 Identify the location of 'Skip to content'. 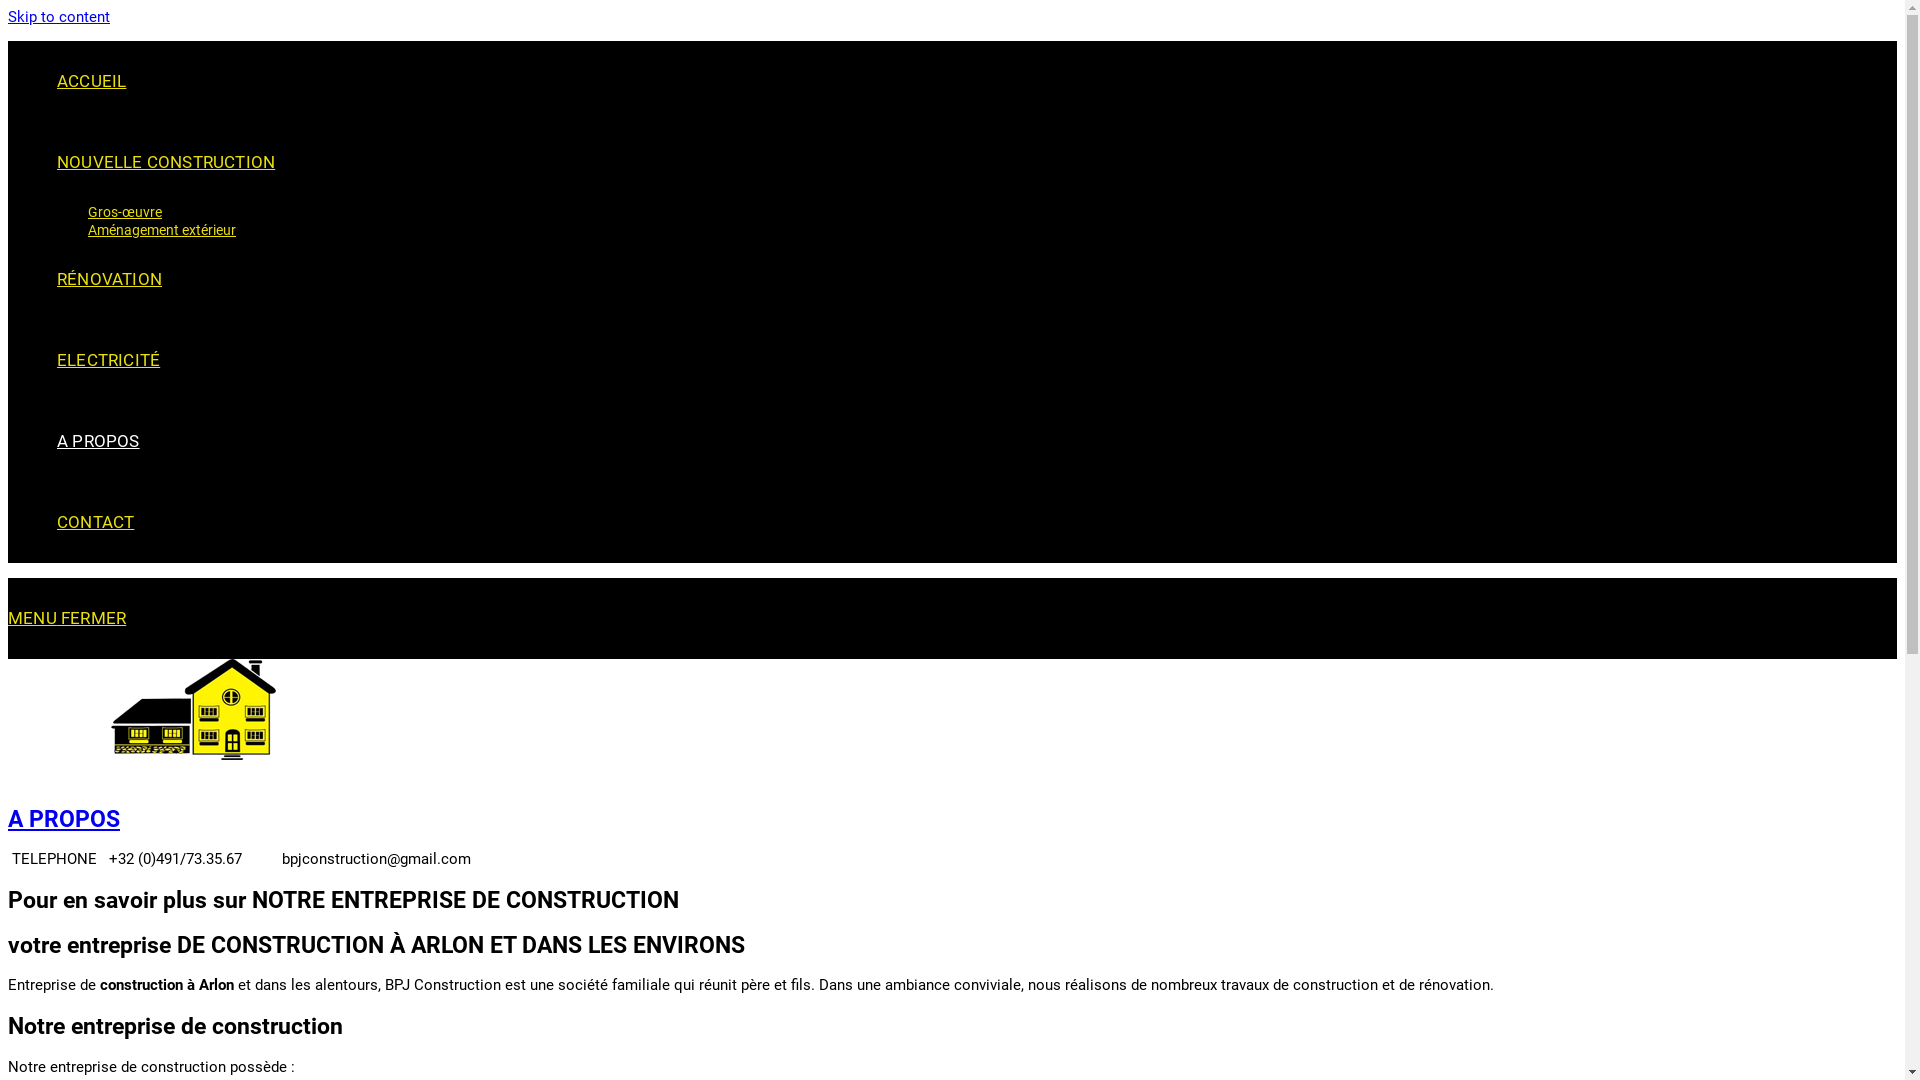
(58, 16).